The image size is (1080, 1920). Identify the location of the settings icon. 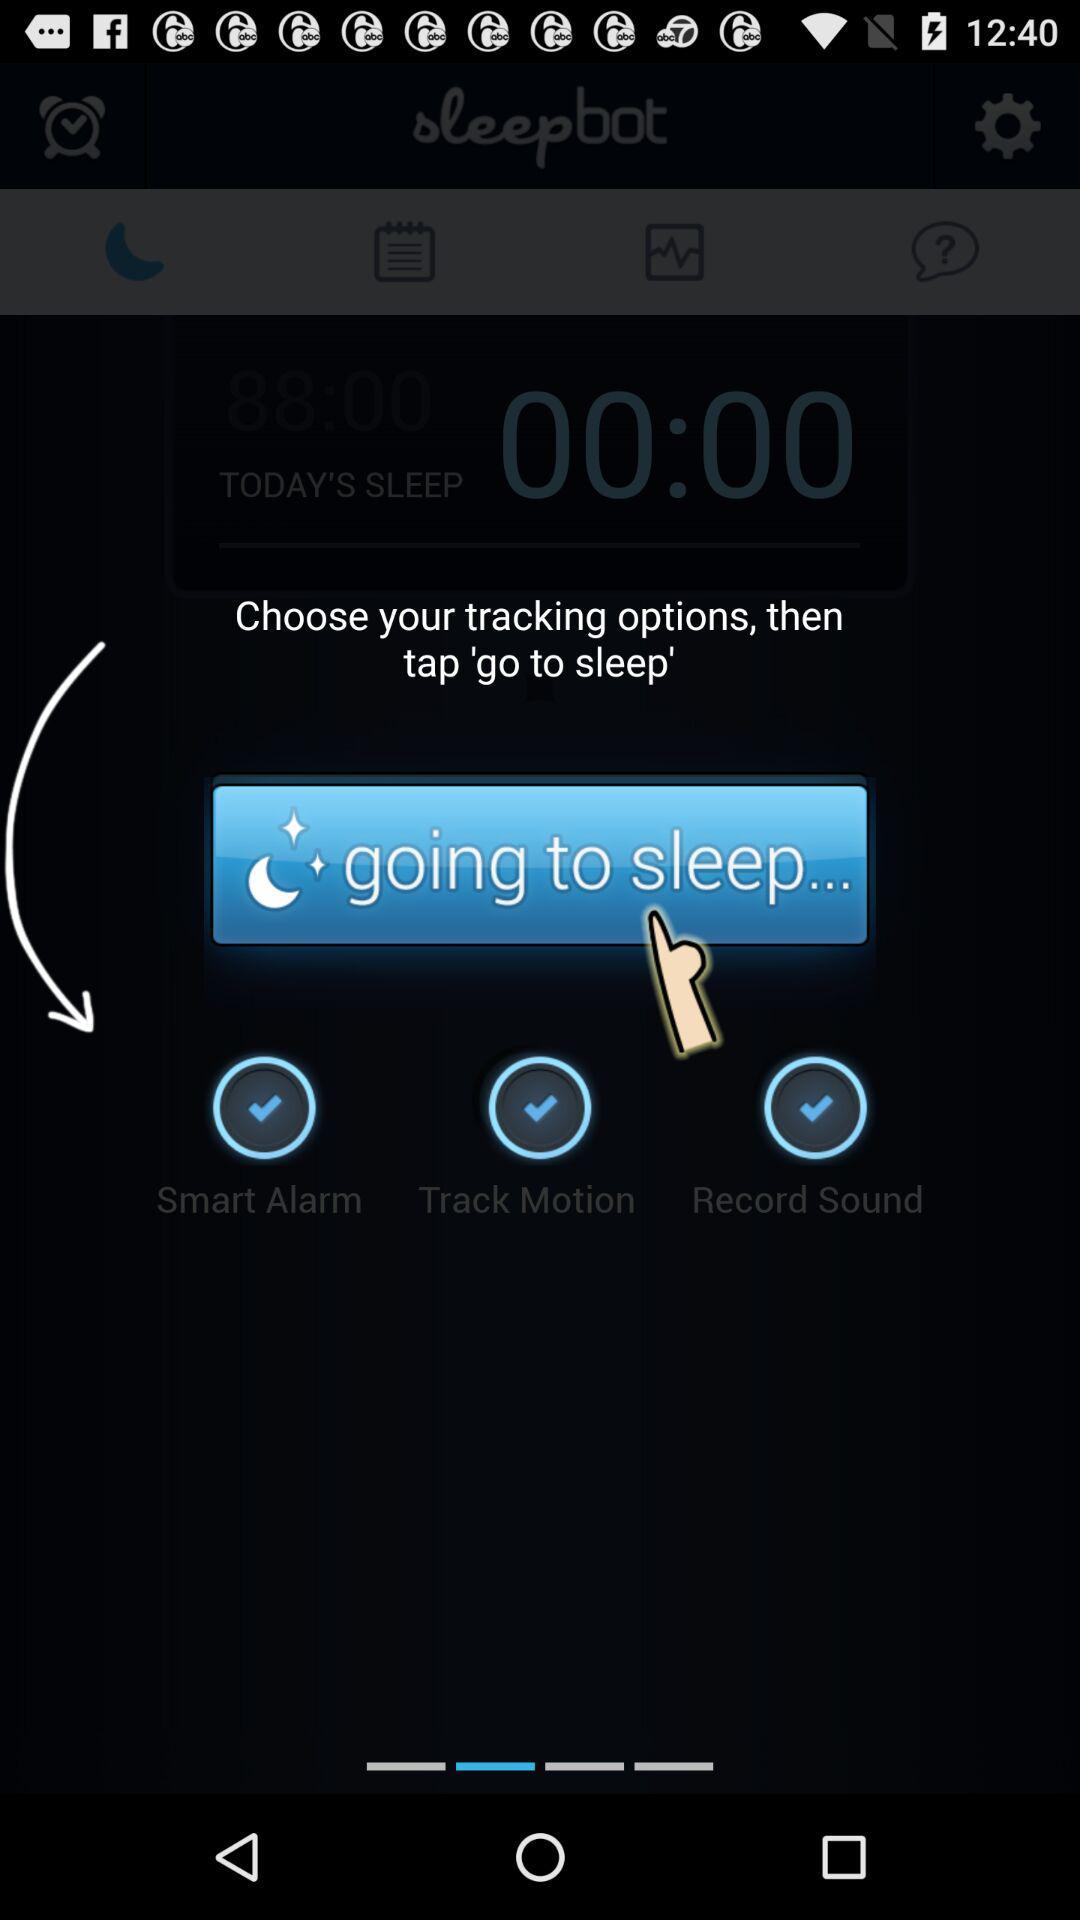
(1006, 135).